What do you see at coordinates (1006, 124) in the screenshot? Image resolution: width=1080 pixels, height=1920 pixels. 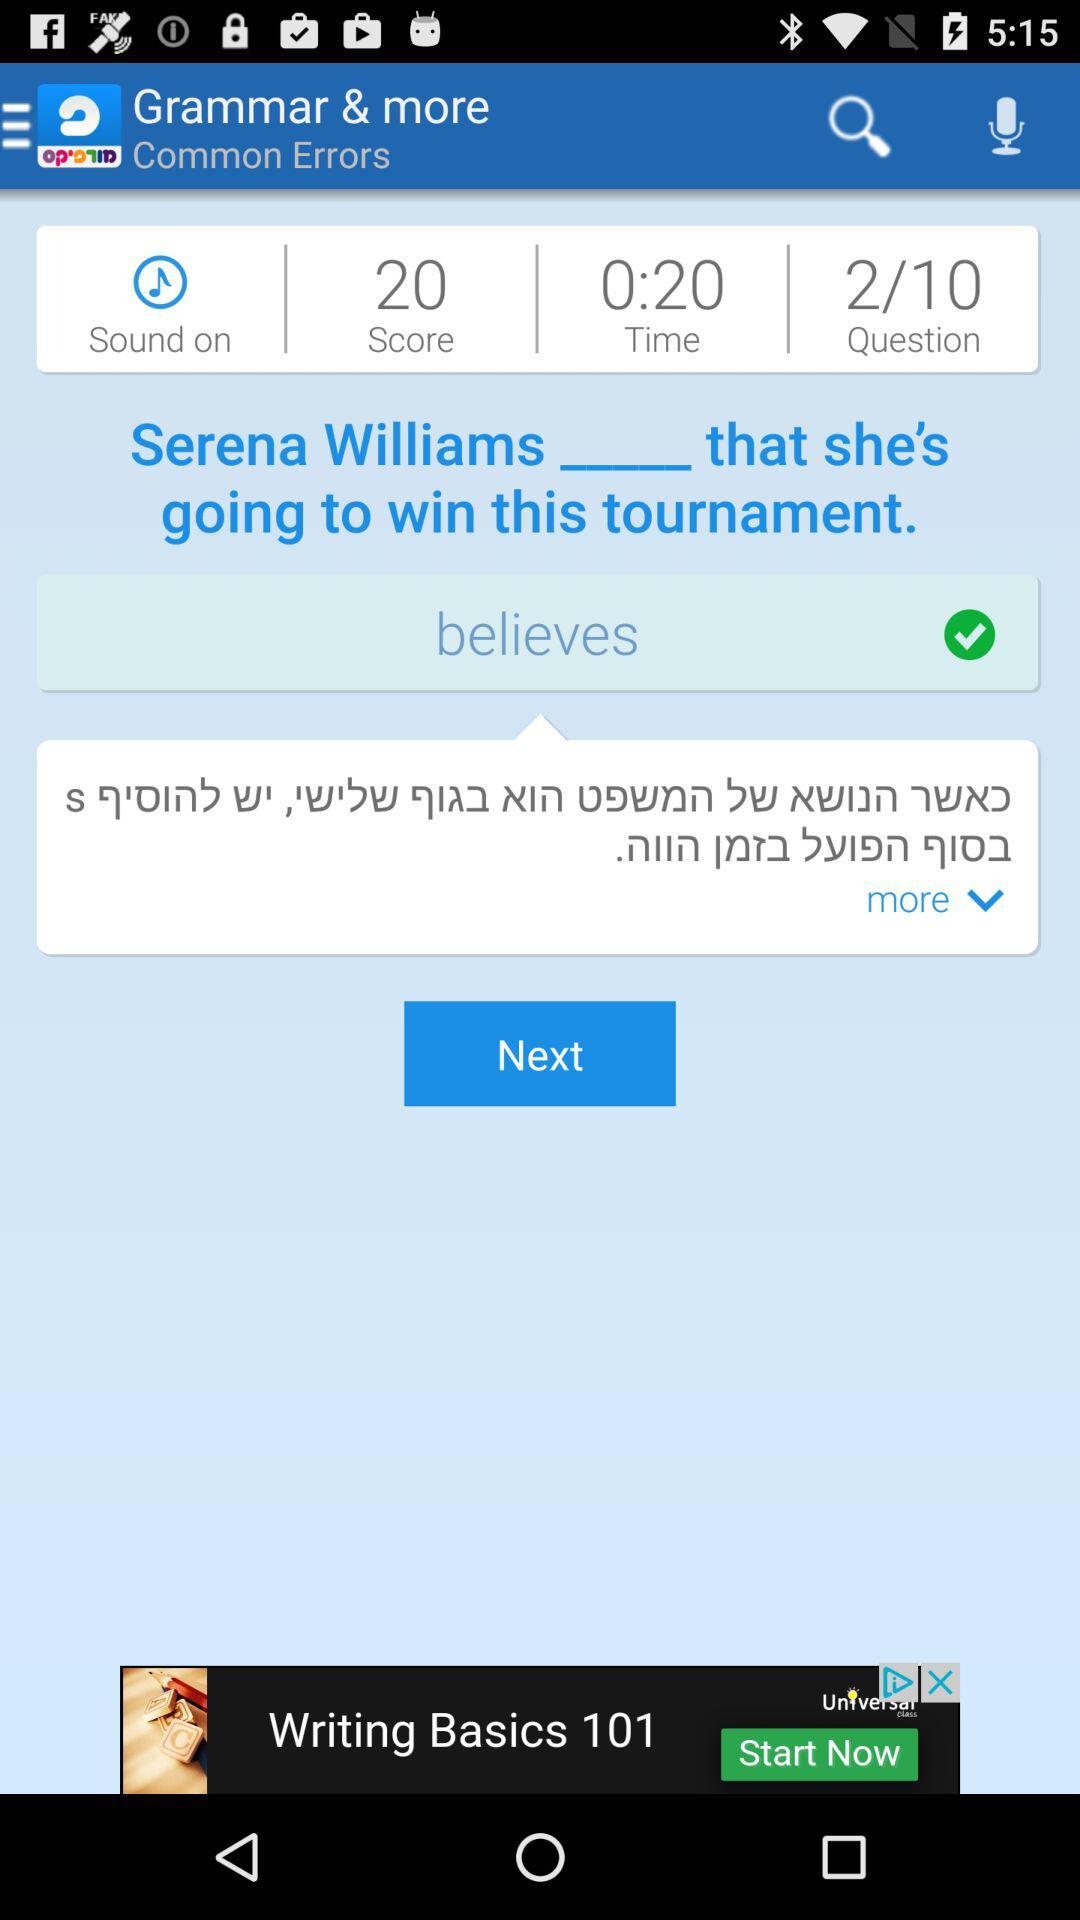 I see `the mike` at bounding box center [1006, 124].